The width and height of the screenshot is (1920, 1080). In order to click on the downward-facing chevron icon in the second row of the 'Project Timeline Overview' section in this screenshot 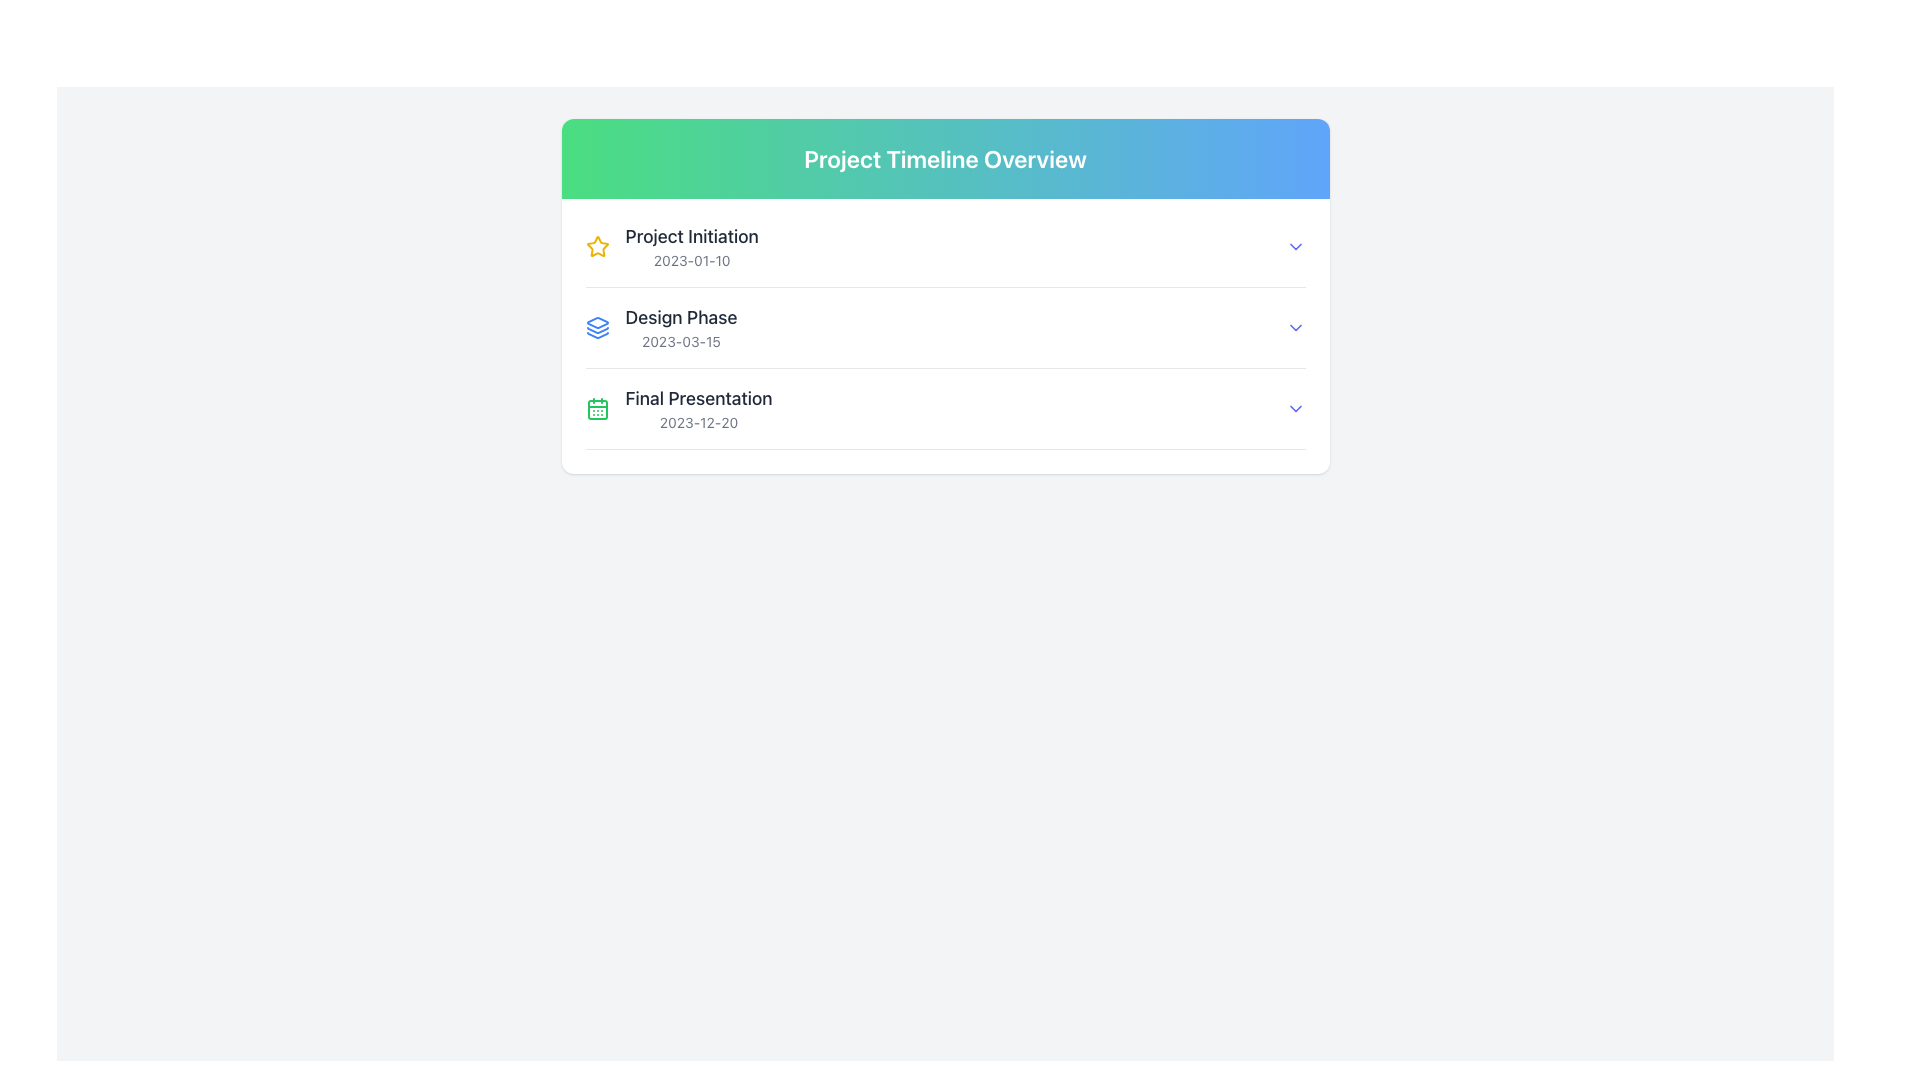, I will do `click(1295, 326)`.